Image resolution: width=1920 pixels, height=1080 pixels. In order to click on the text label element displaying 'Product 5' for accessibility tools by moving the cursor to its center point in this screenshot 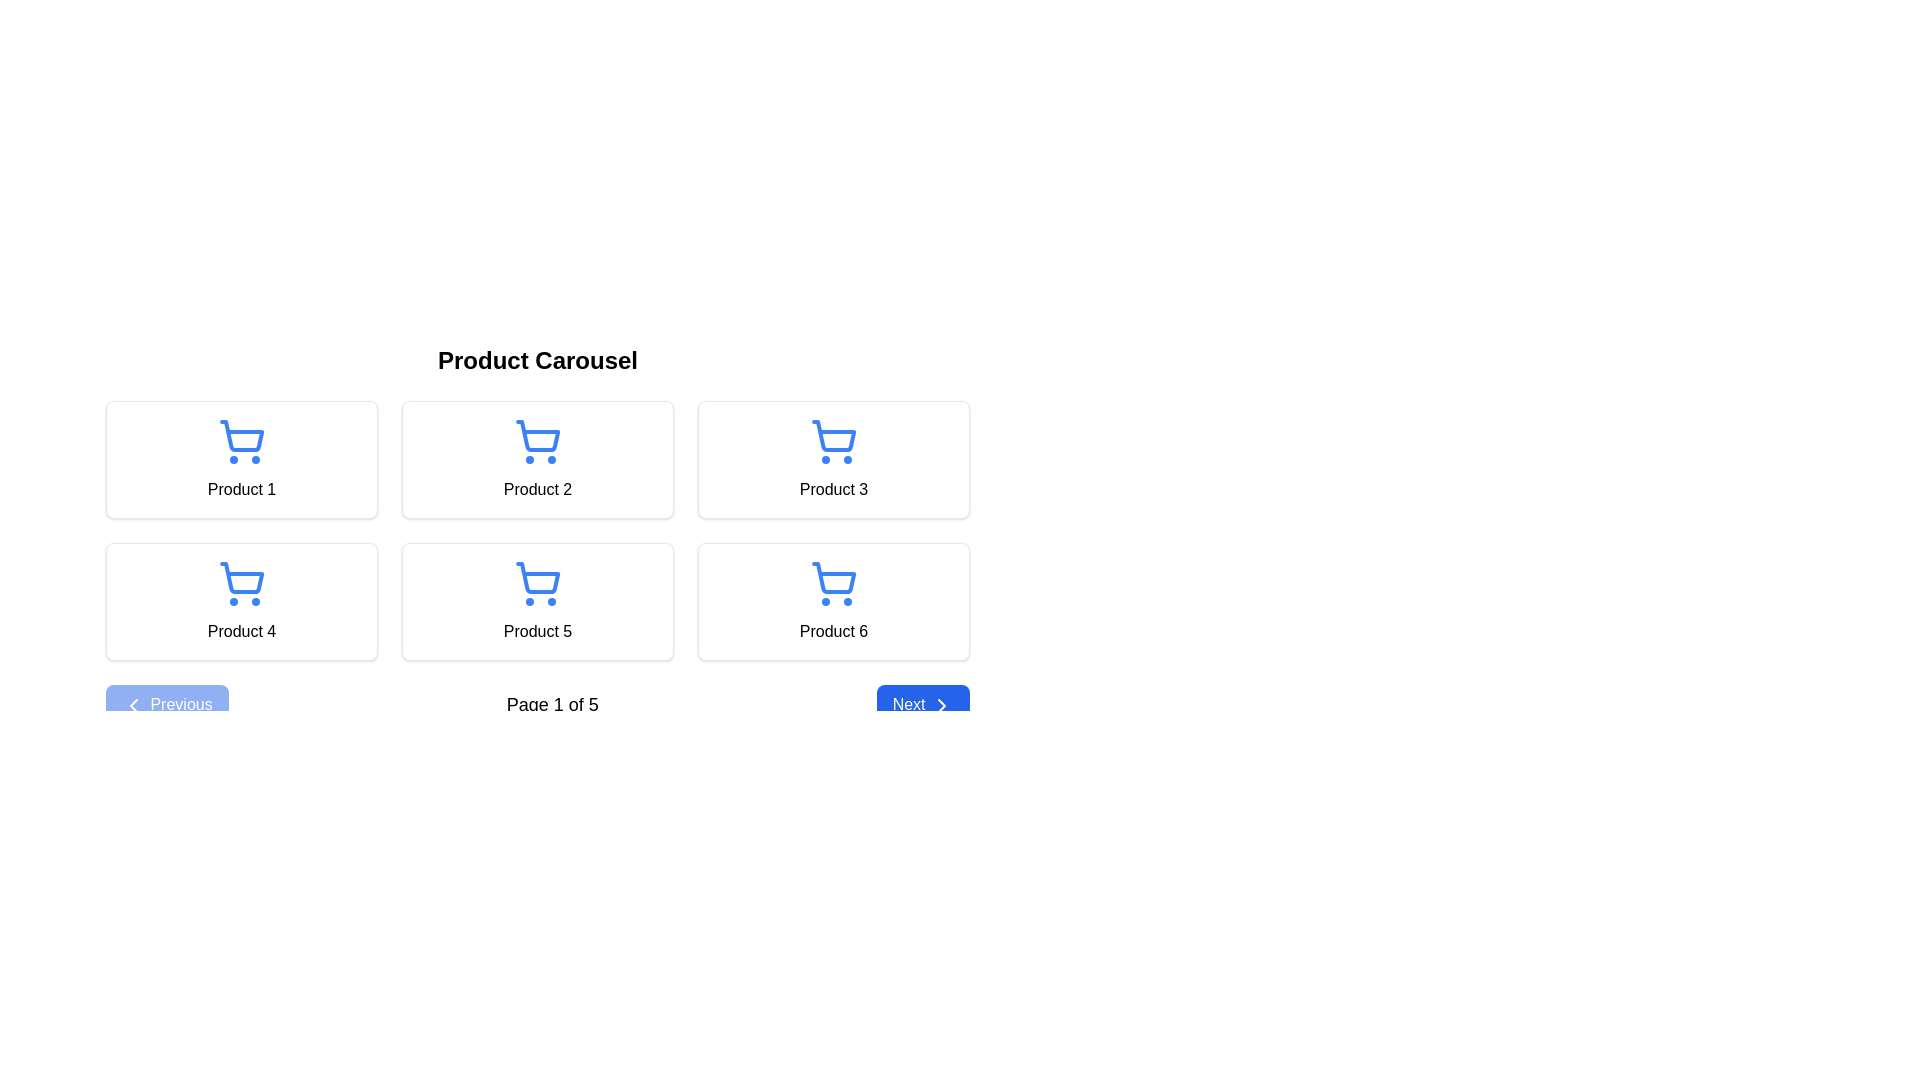, I will do `click(537, 632)`.